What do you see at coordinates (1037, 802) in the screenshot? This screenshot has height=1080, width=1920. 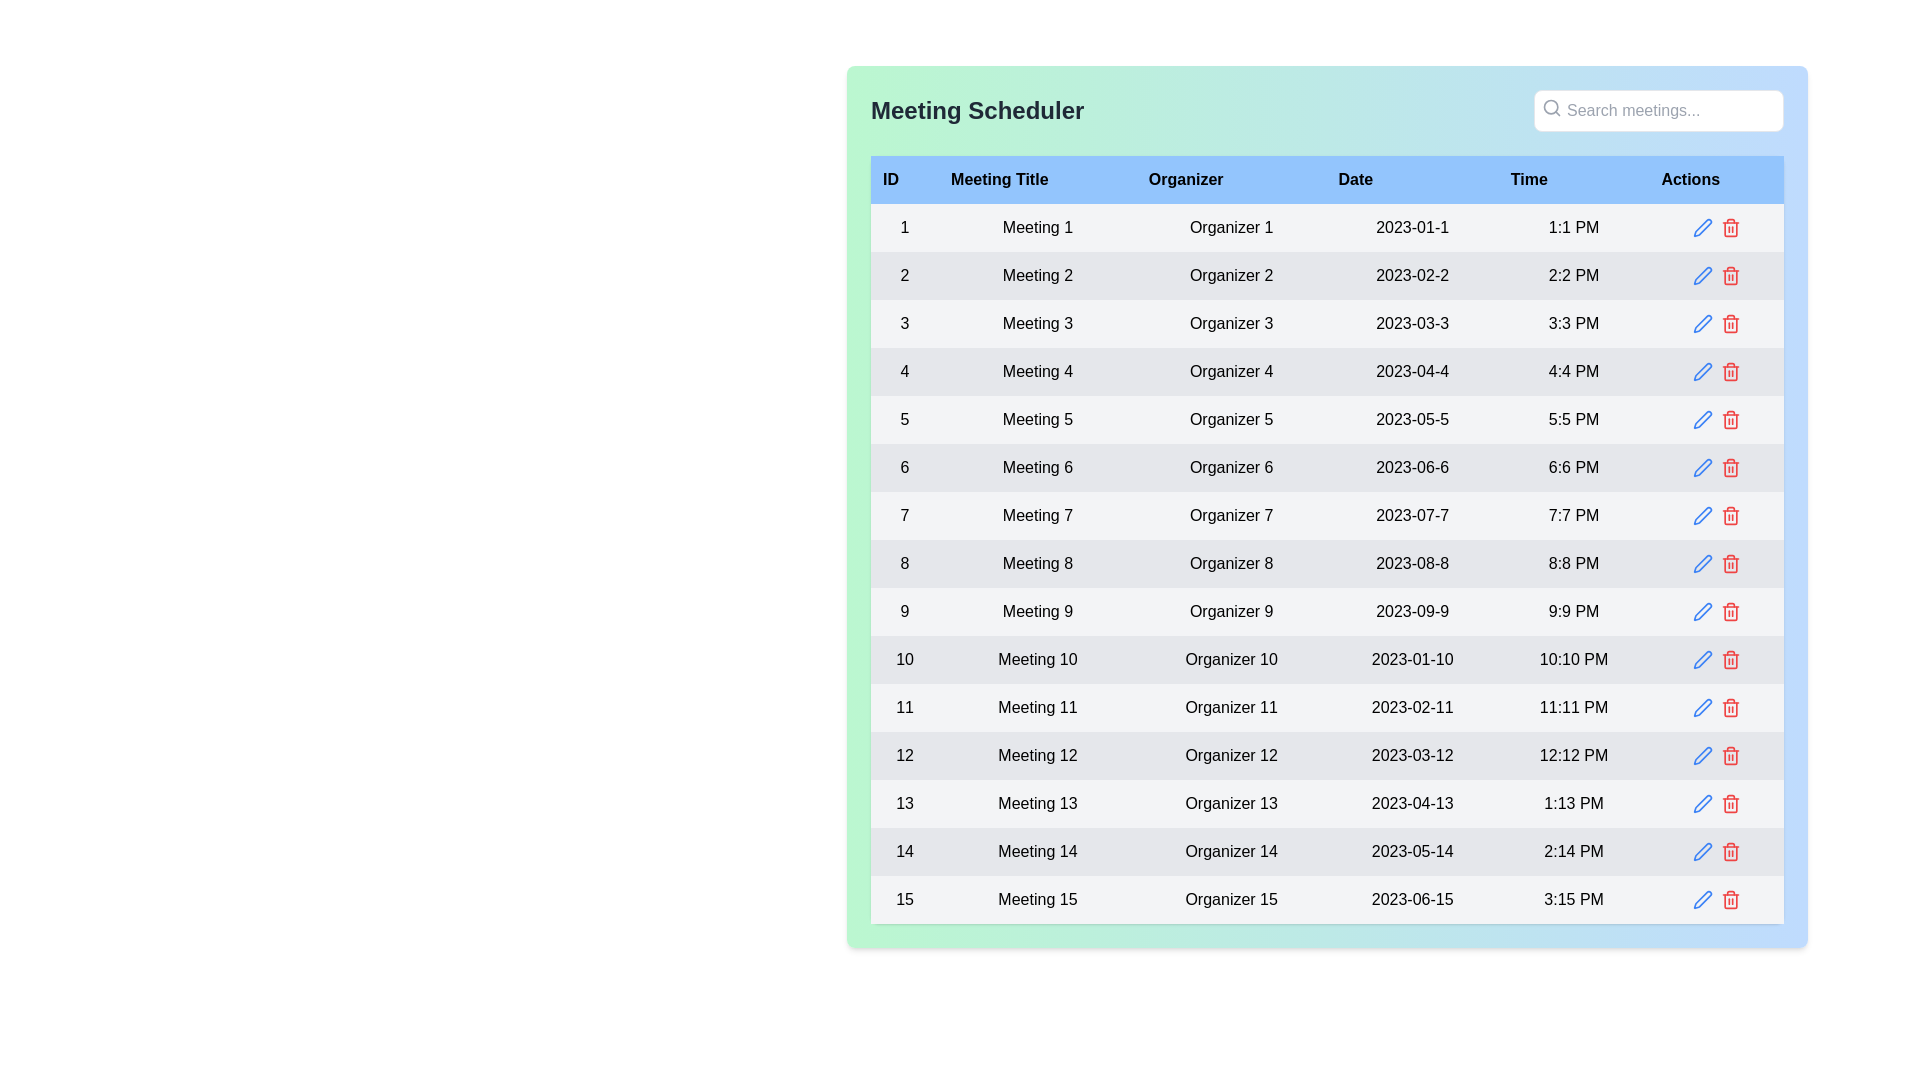 I see `the text label displaying 'Meeting 13', which is located in the 13th row of a table structure, positioned between the 'ID' column and the 'Organizer' column` at bounding box center [1037, 802].